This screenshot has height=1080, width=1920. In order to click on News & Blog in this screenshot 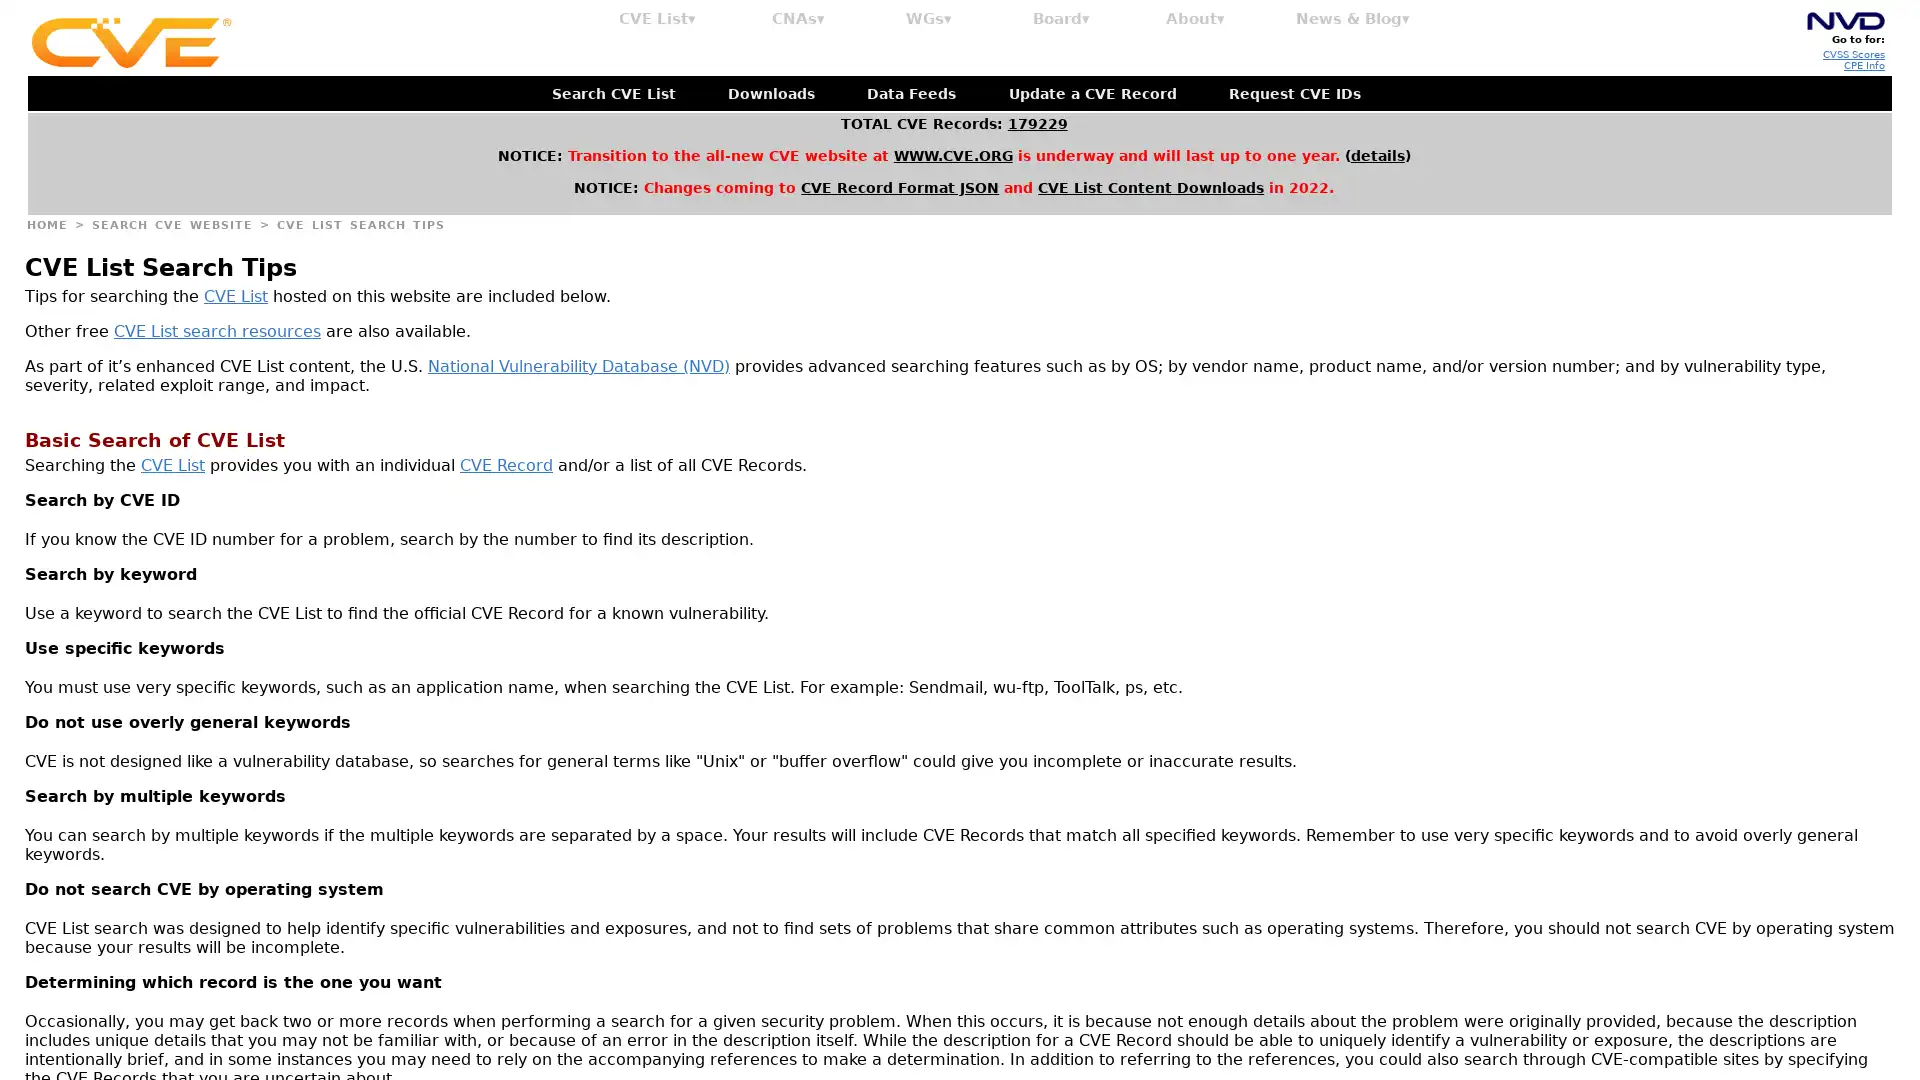, I will do `click(1353, 19)`.